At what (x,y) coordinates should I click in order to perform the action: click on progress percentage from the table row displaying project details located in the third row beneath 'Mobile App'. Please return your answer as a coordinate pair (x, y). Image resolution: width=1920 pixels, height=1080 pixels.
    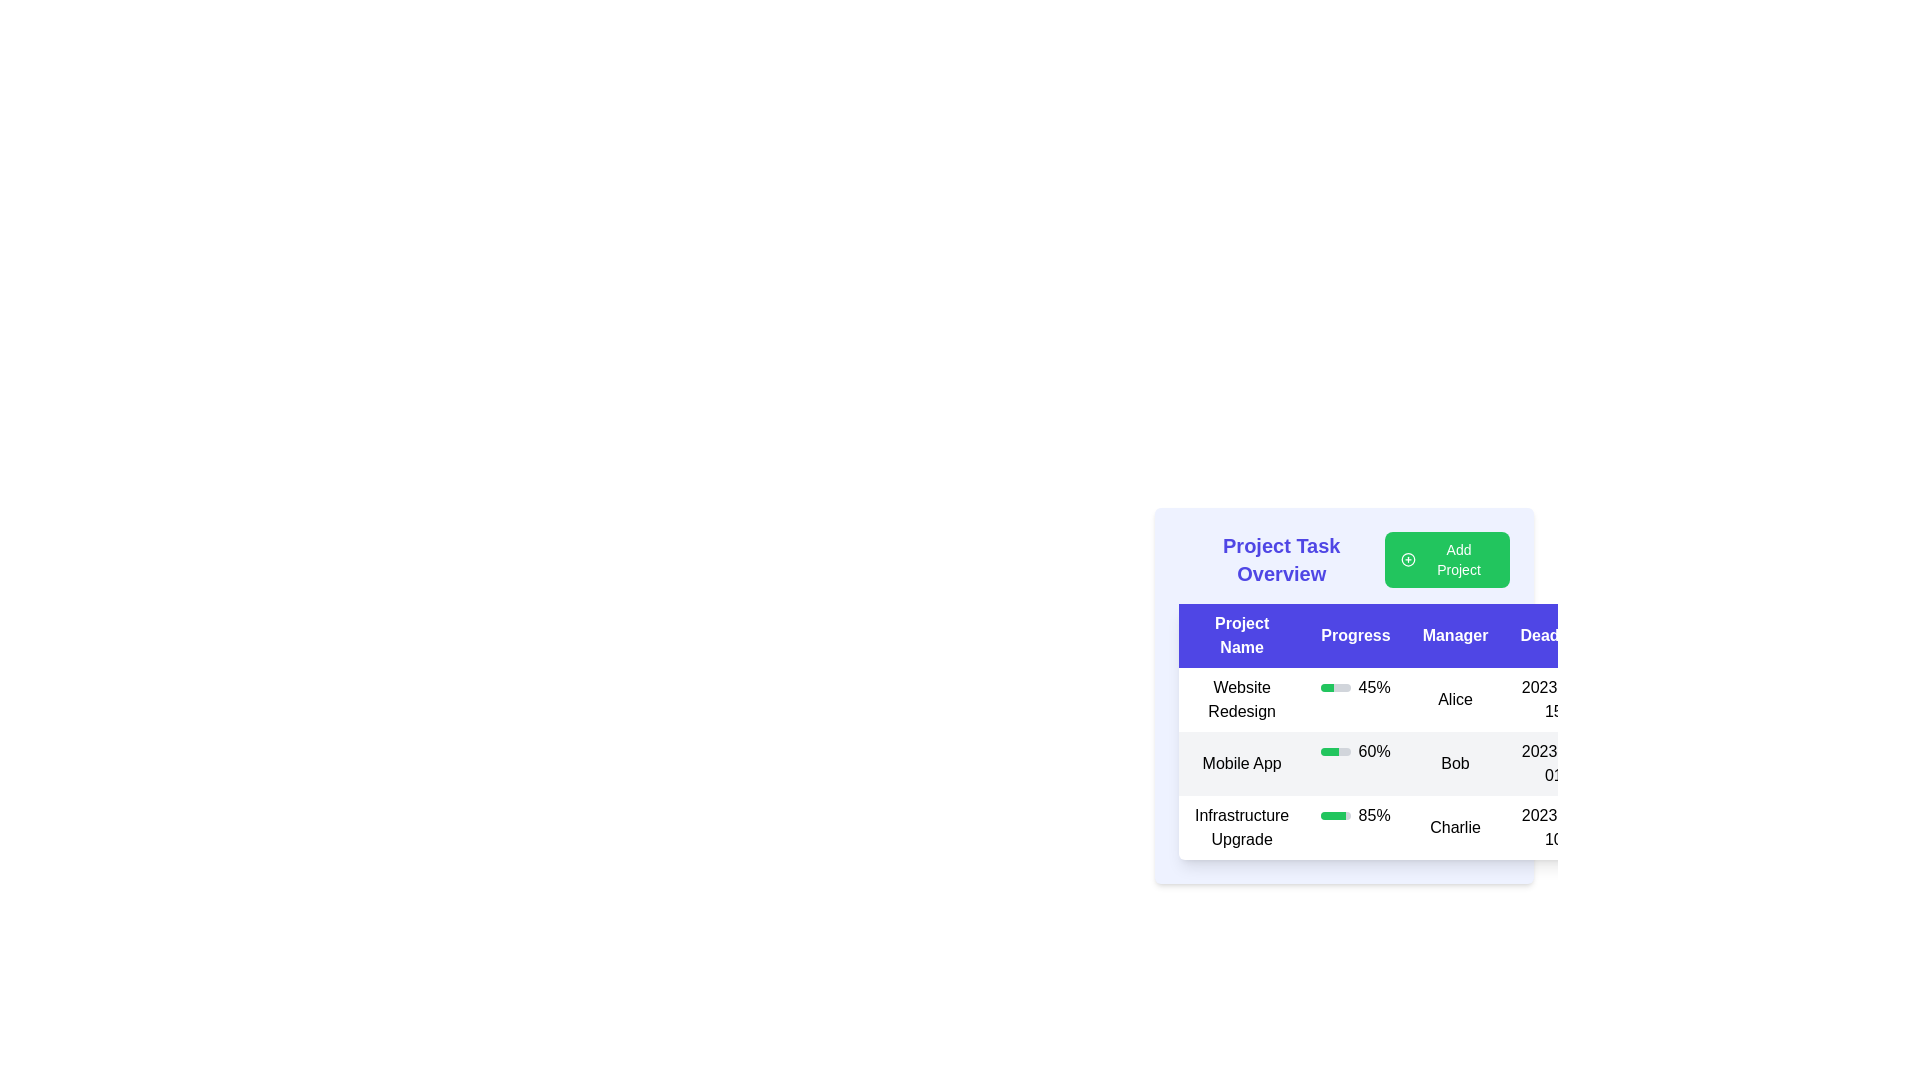
    Looking at the image, I should click on (1390, 828).